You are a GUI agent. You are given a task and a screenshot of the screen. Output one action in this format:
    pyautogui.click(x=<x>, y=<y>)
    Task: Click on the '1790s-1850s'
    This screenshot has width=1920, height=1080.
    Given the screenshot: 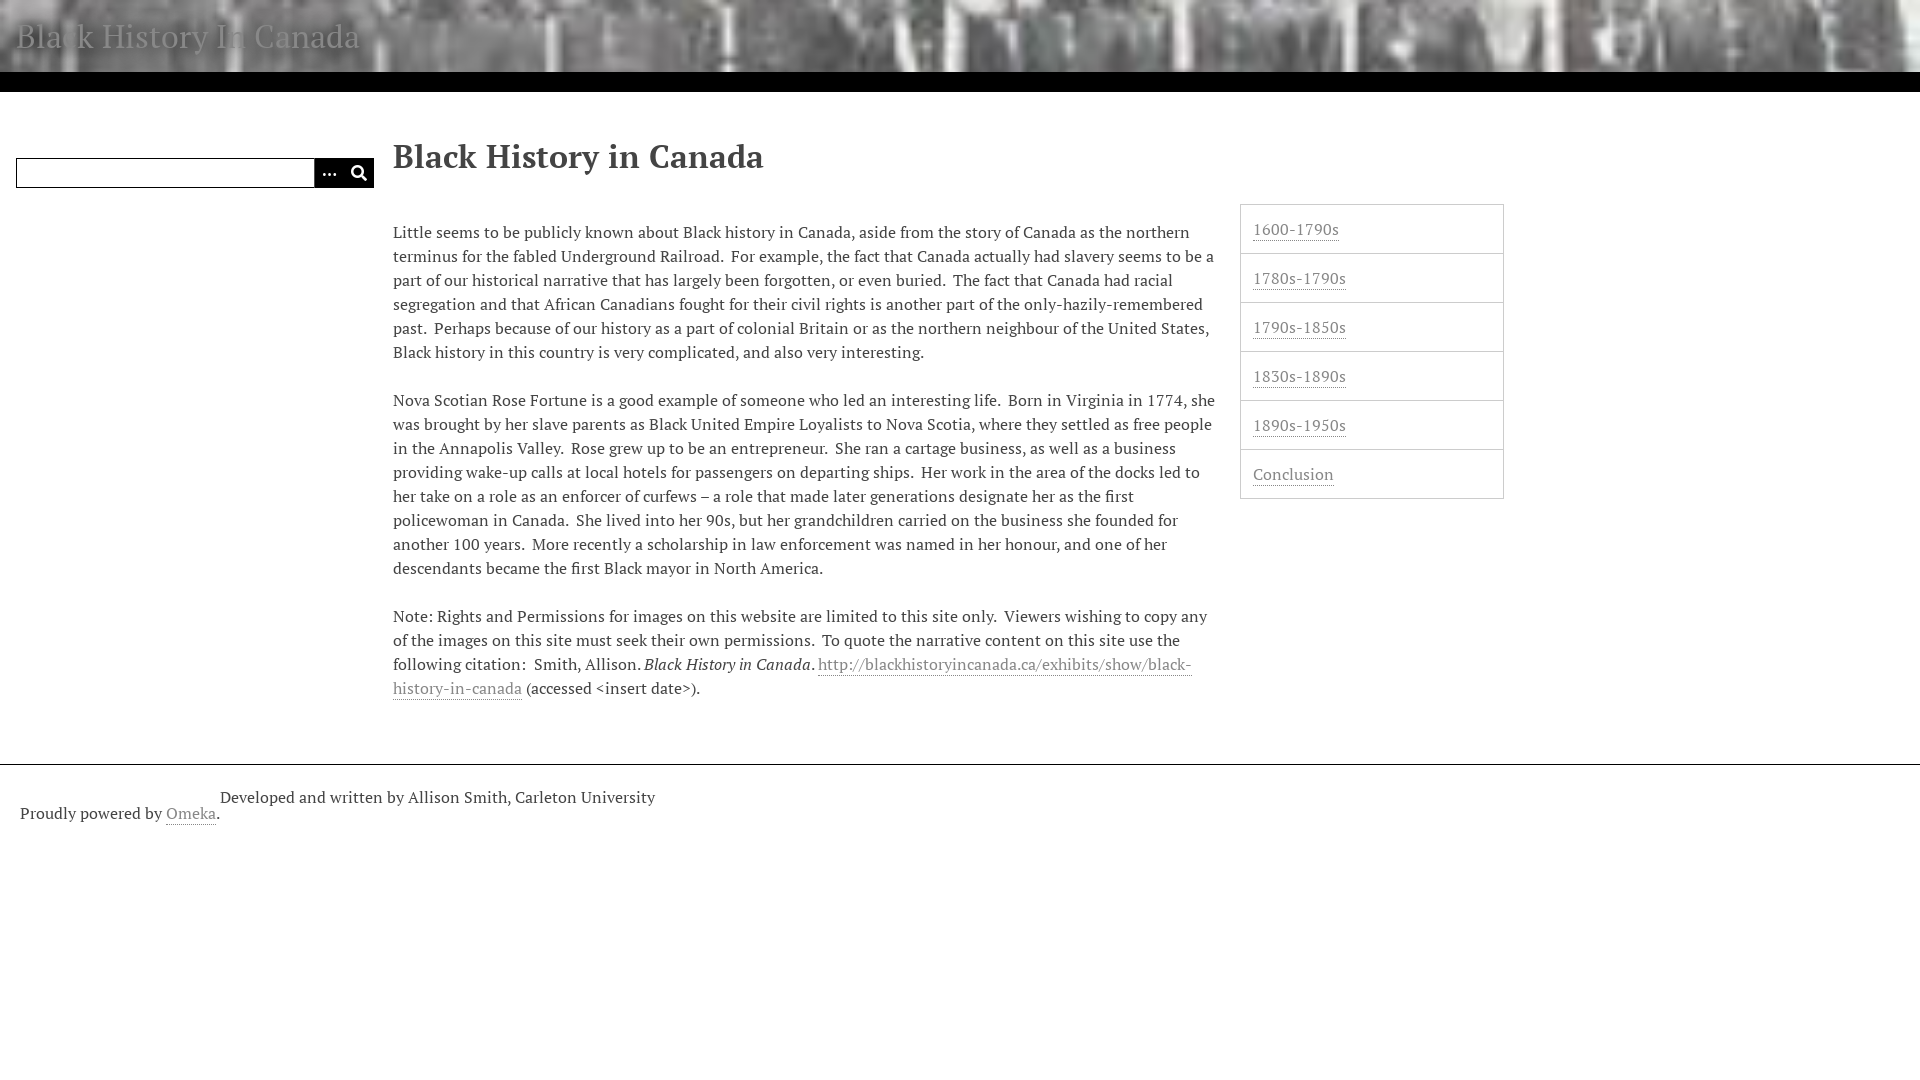 What is the action you would take?
    pyautogui.click(x=1299, y=326)
    